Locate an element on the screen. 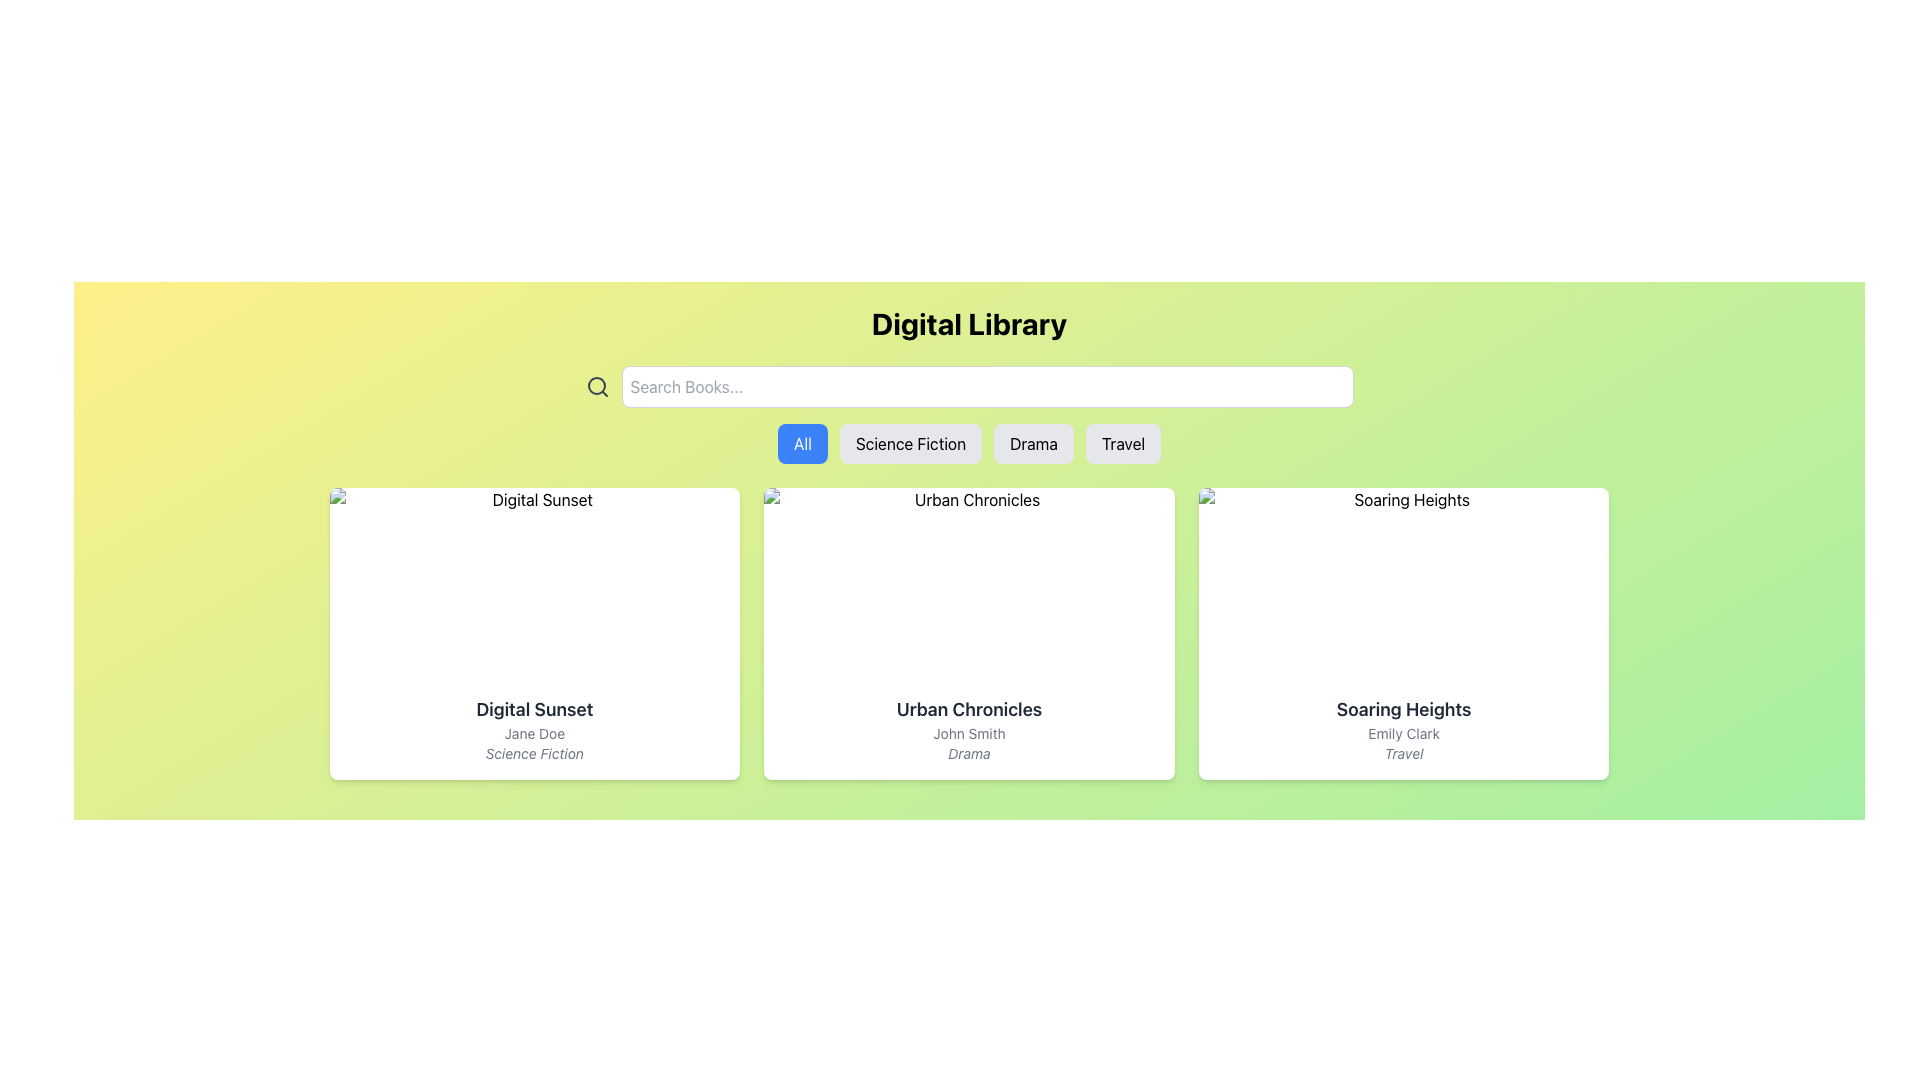 Image resolution: width=1920 pixels, height=1080 pixels. the 'Science Fiction' button, which is a light gray rounded button with black text, to filter books by the Science Fiction category is located at coordinates (910, 442).